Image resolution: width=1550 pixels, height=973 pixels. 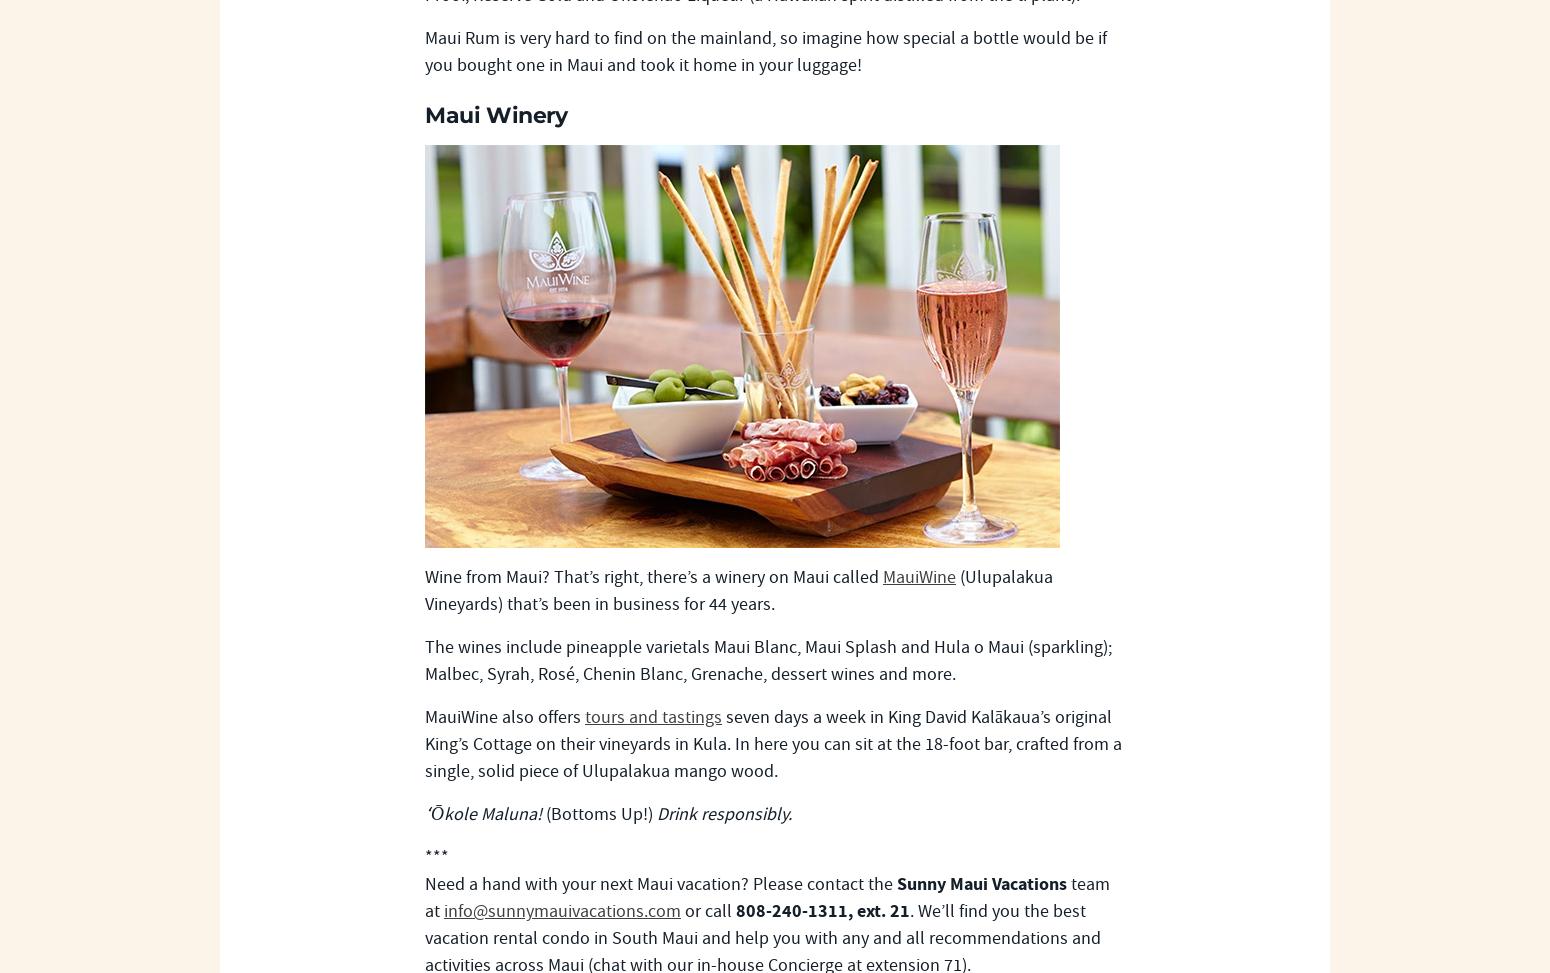 What do you see at coordinates (767, 897) in the screenshot?
I see `'team at'` at bounding box center [767, 897].